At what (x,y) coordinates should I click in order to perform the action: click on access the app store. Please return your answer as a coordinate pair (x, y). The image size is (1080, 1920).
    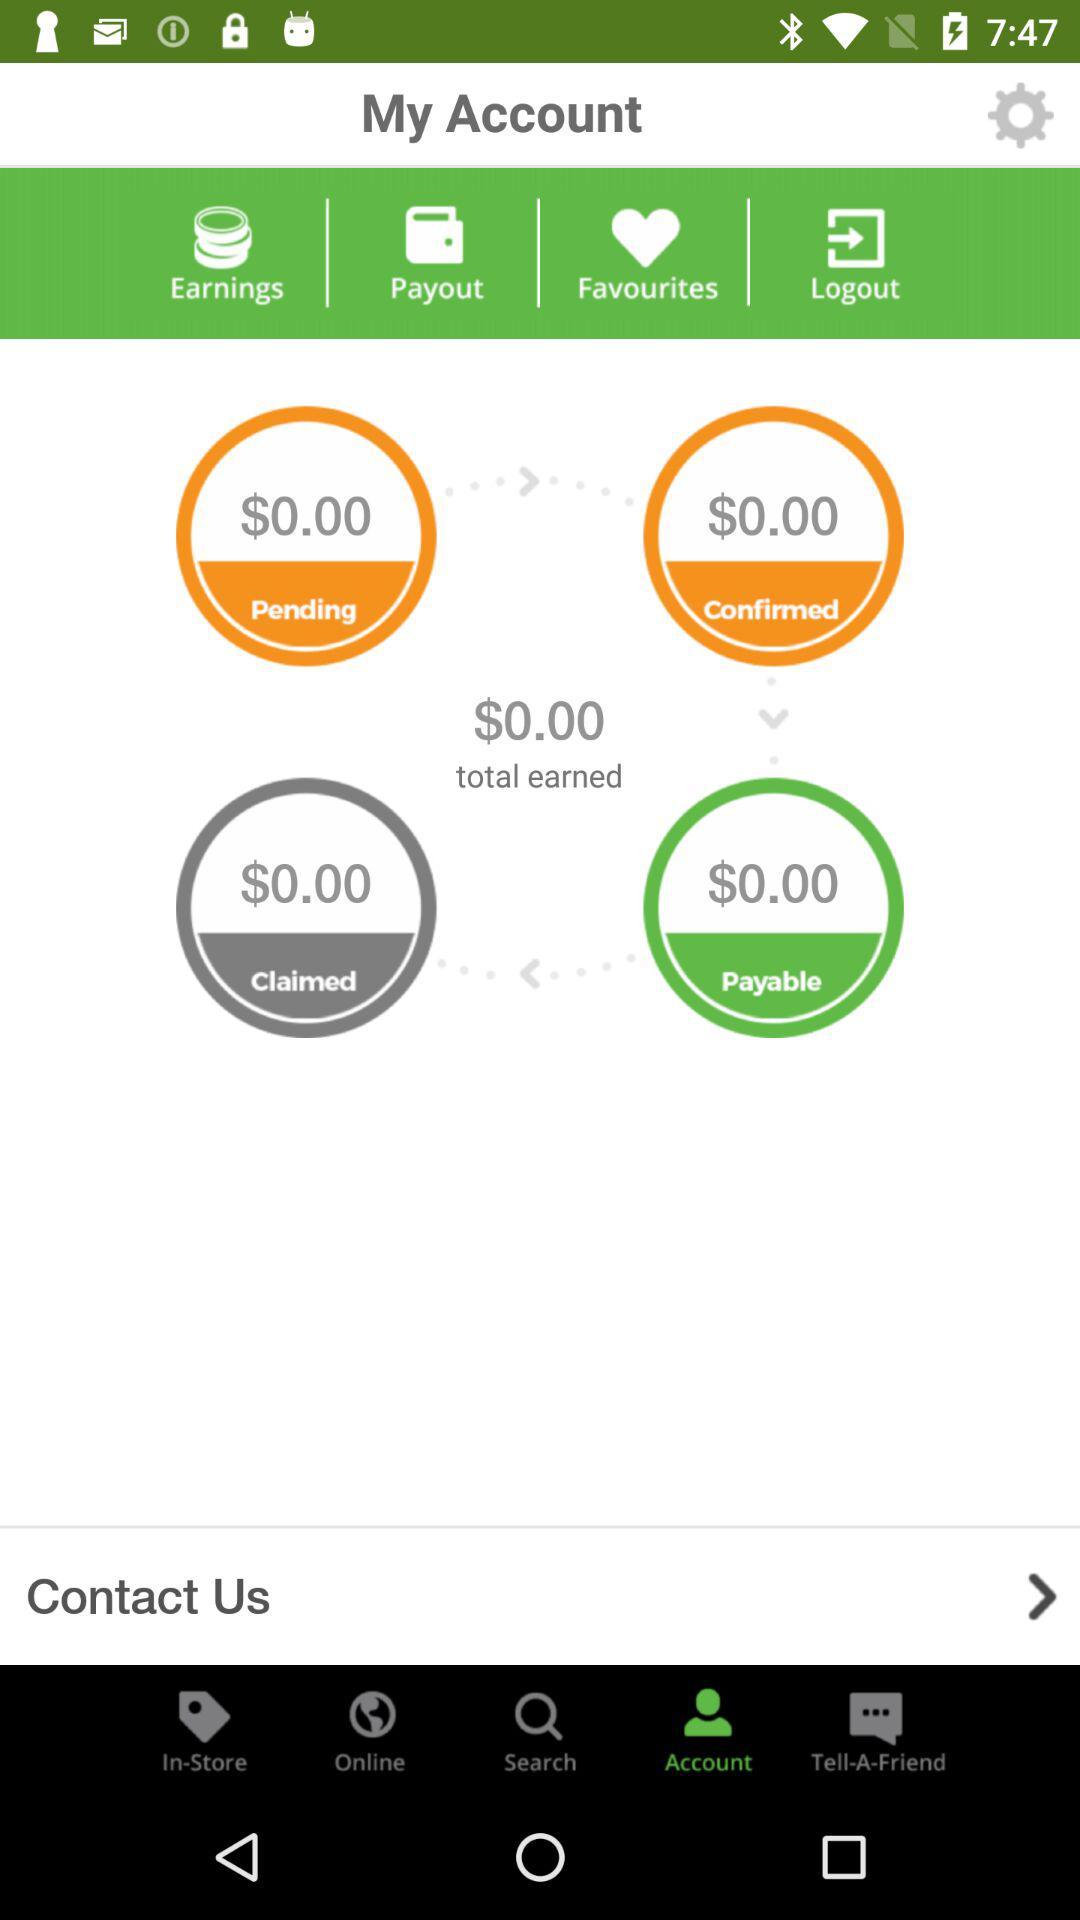
    Looking at the image, I should click on (204, 1728).